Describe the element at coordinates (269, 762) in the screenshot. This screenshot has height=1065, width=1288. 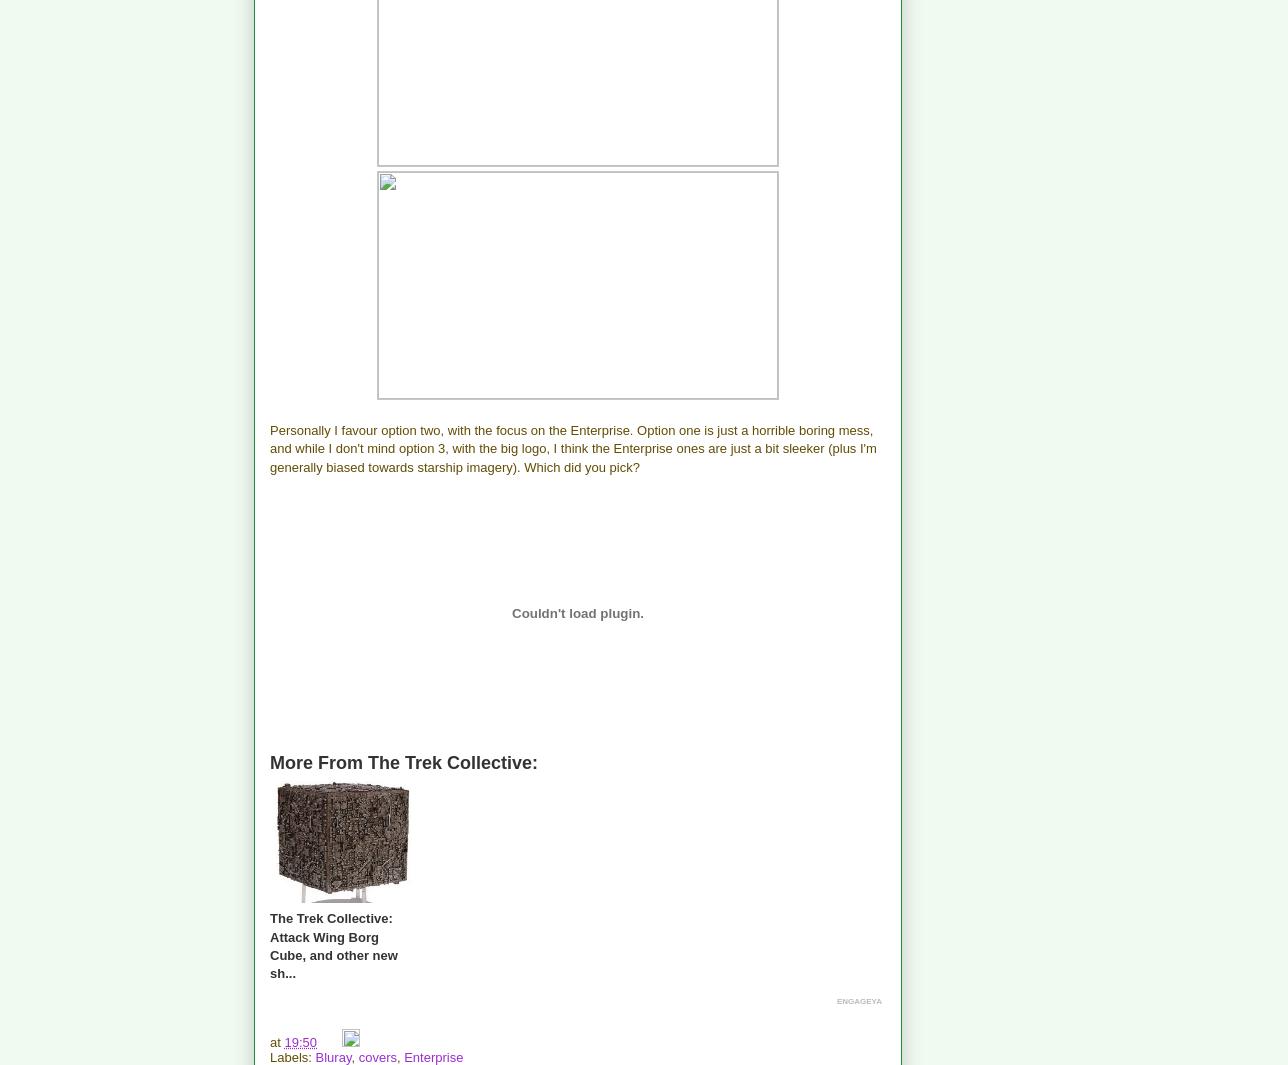
I see `'More From The Trek Collective:'` at that location.